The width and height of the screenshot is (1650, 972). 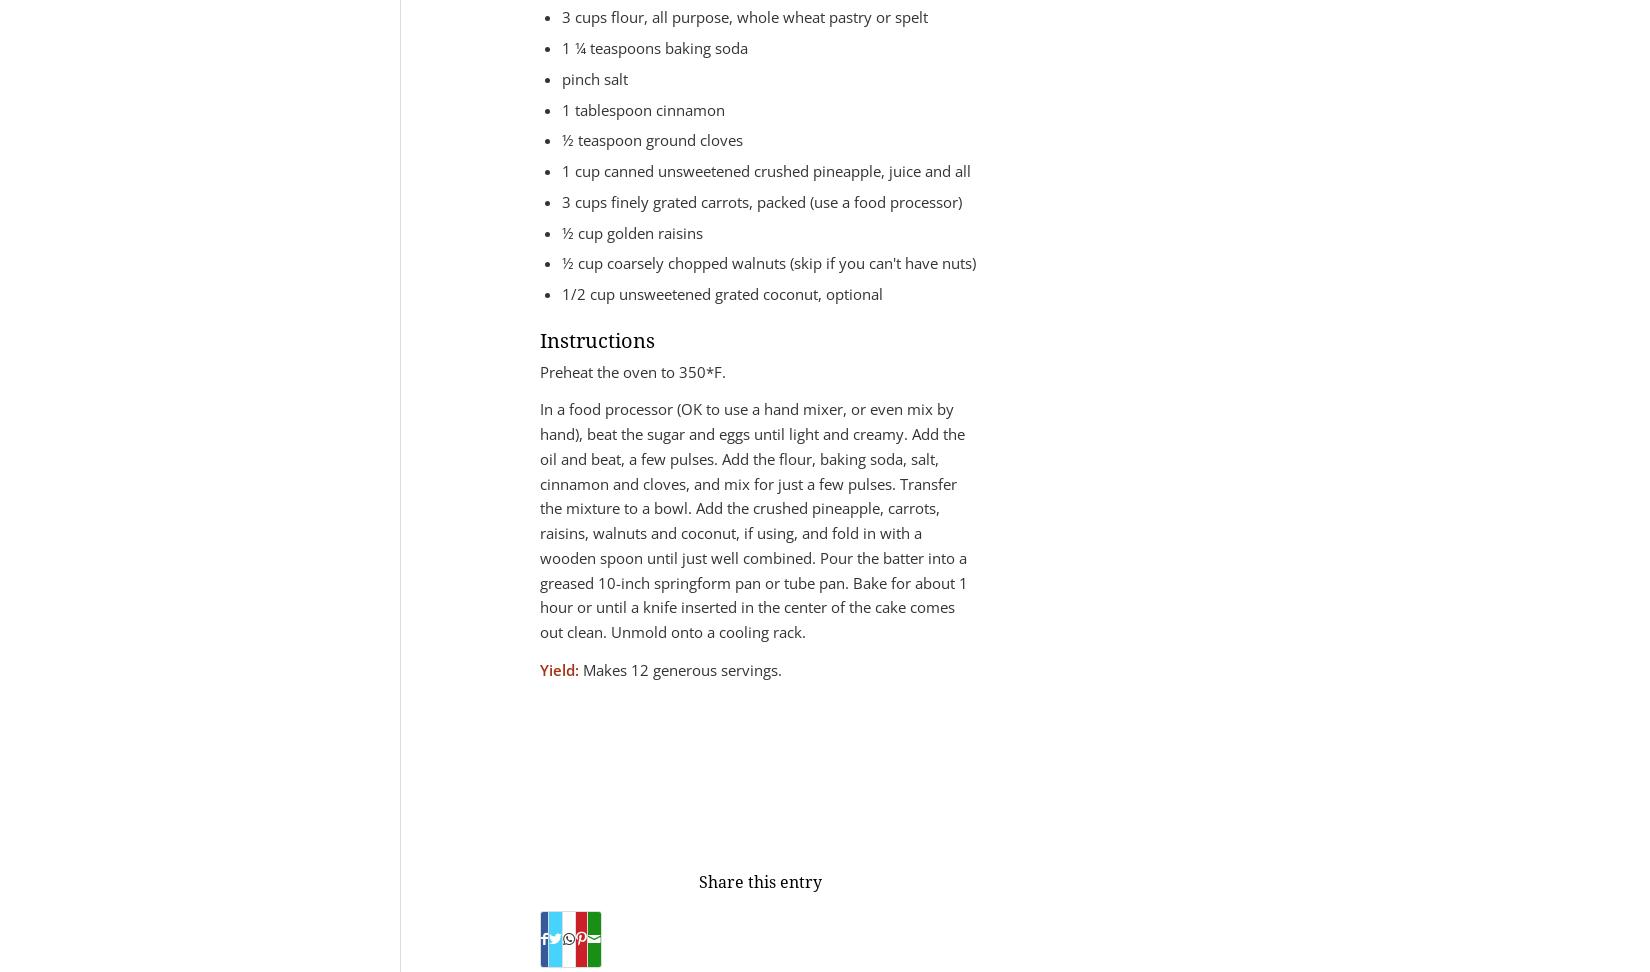 What do you see at coordinates (681, 668) in the screenshot?
I see `'Makes 12 generous servings.'` at bounding box center [681, 668].